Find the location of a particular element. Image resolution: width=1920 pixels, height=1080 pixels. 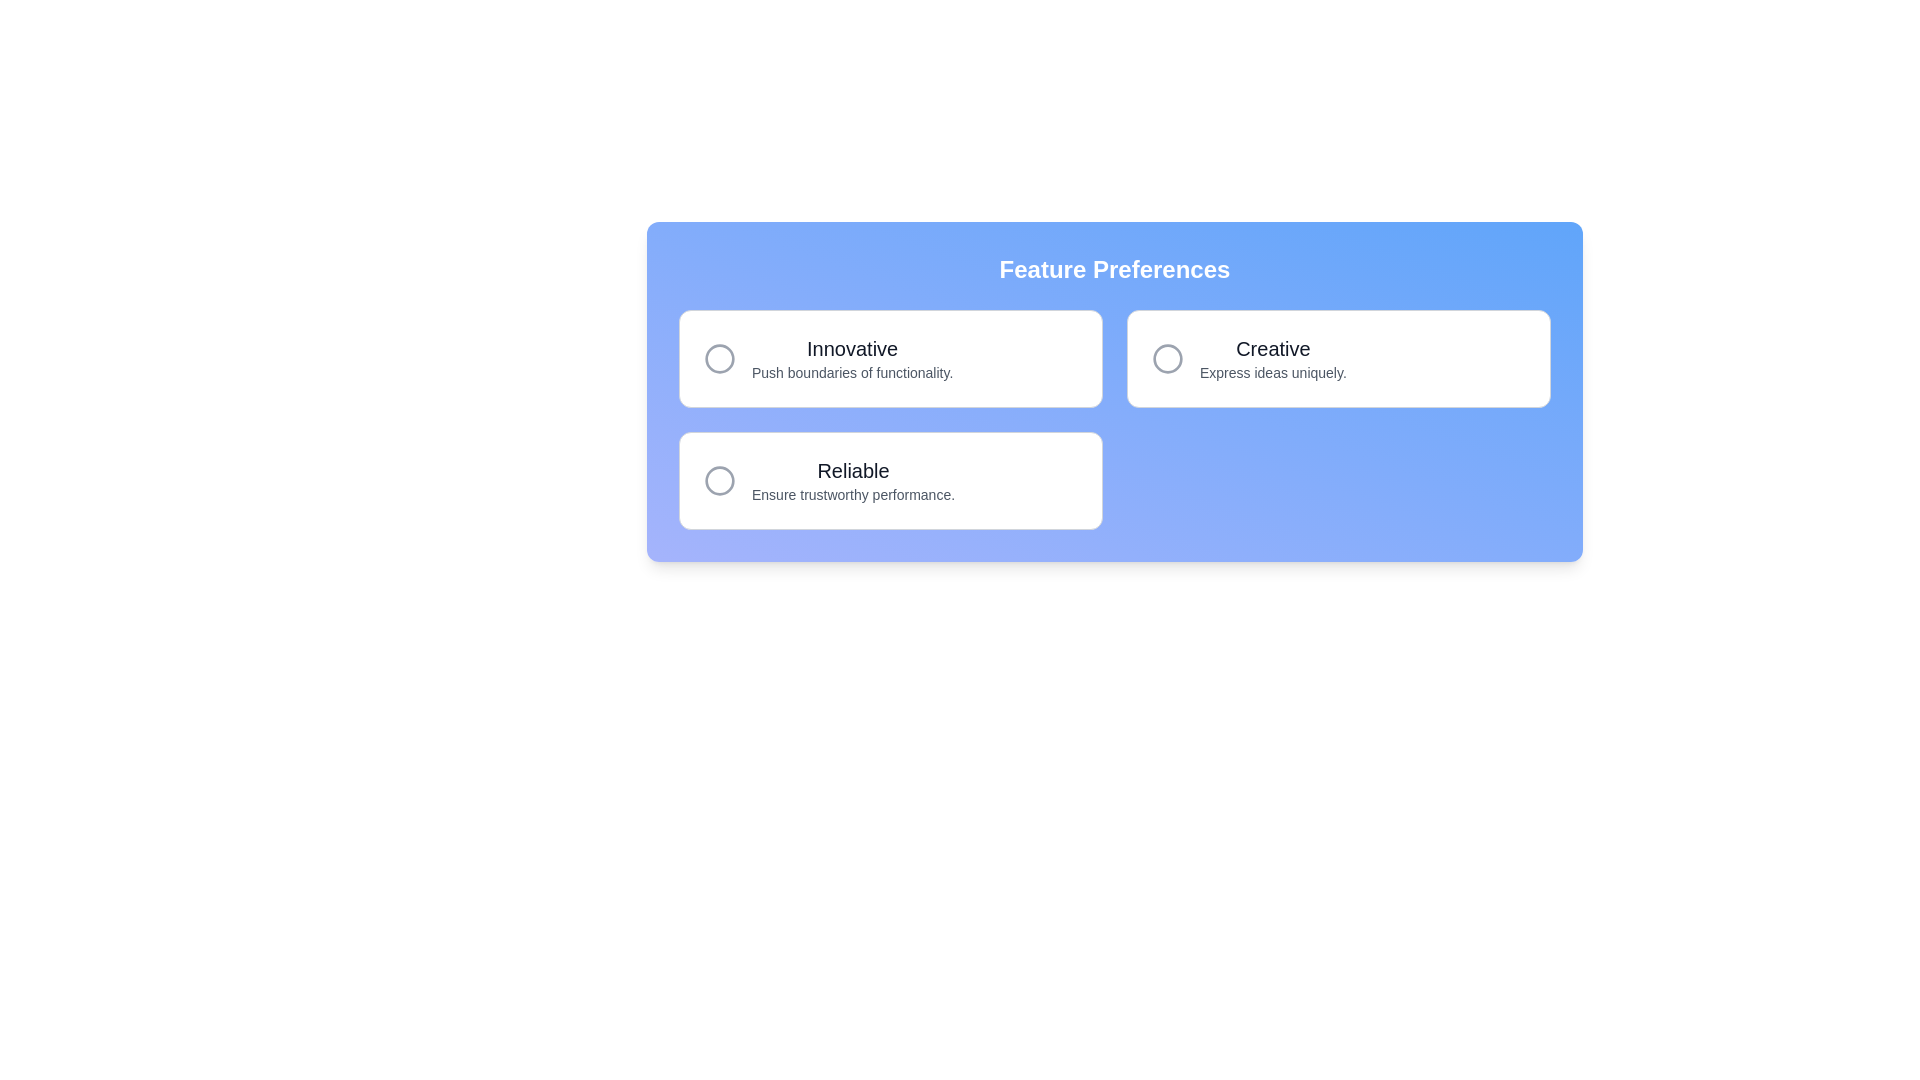

the circular SVG icon located to the left of the 'Creative' option in the upper-right card of the feature selection layout is located at coordinates (1167, 357).